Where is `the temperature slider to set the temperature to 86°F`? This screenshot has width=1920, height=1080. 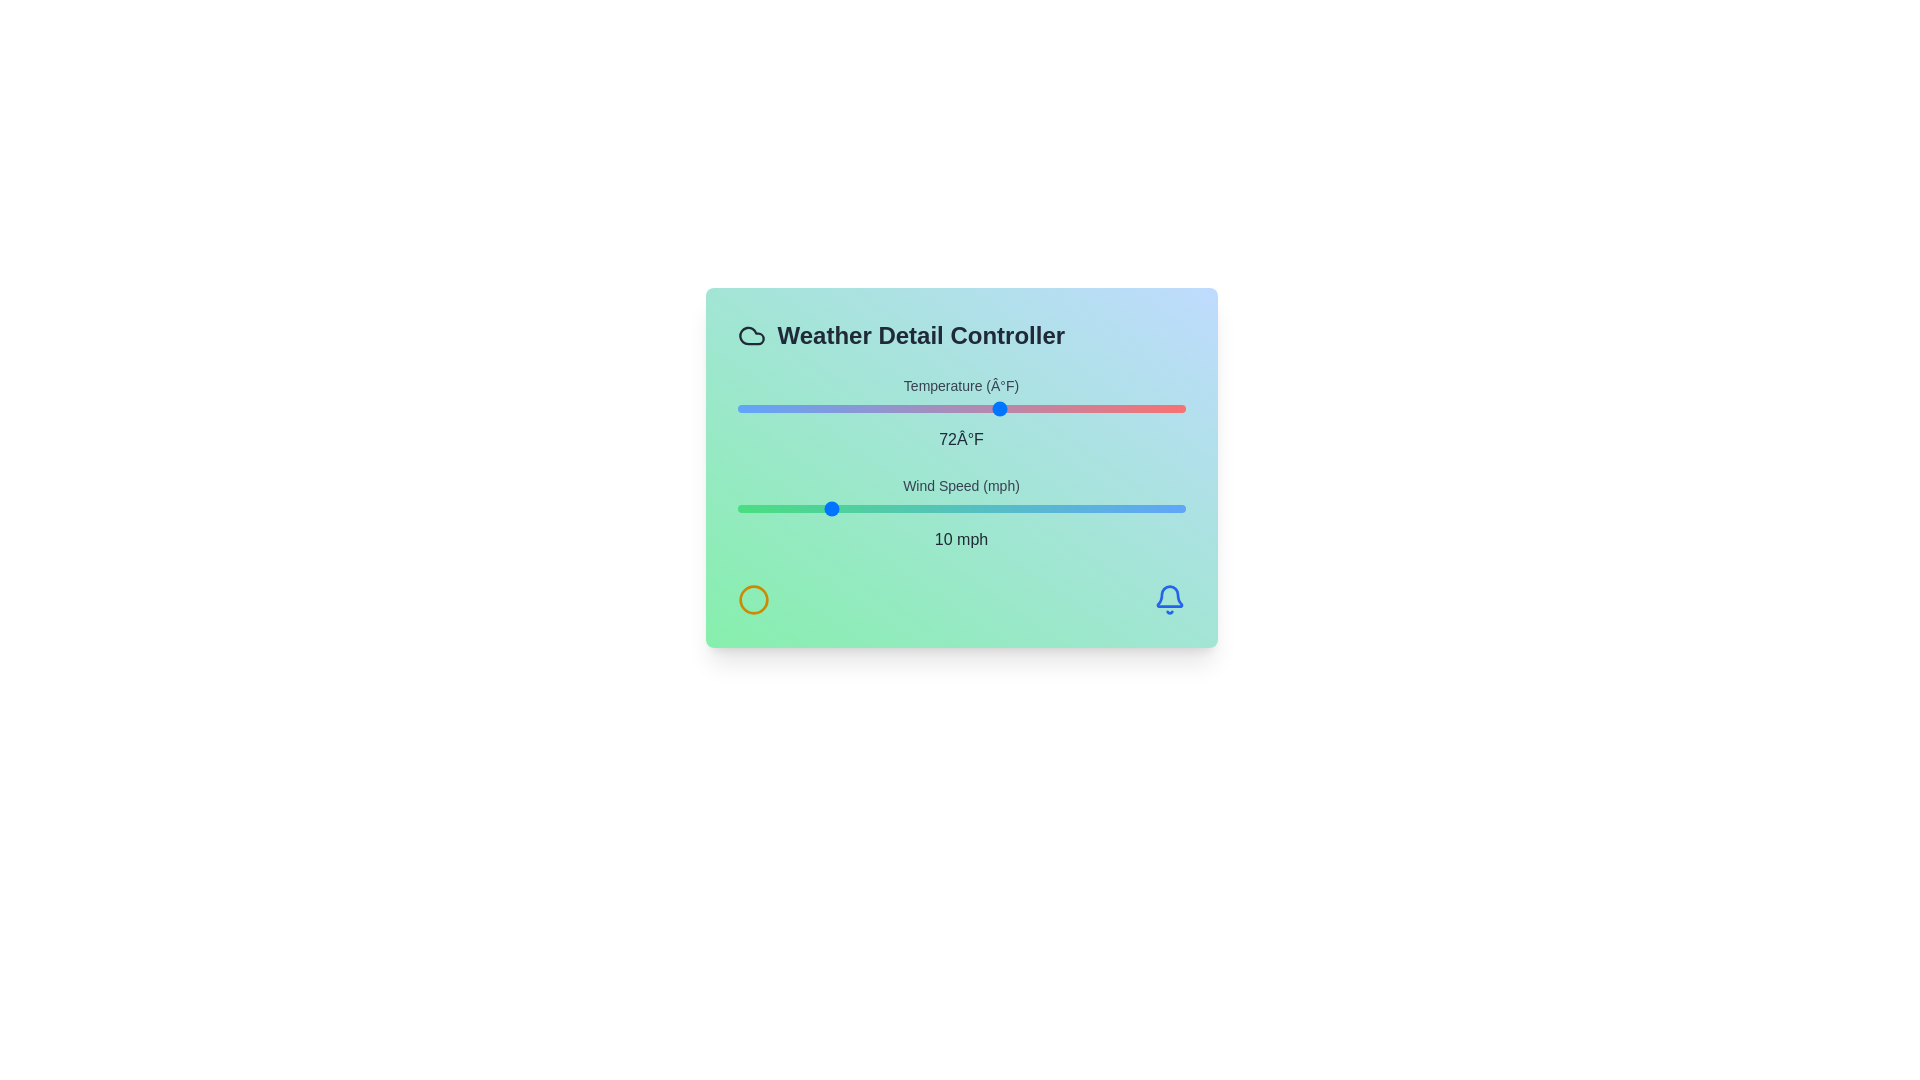
the temperature slider to set the temperature to 86°F is located at coordinates (1092, 407).